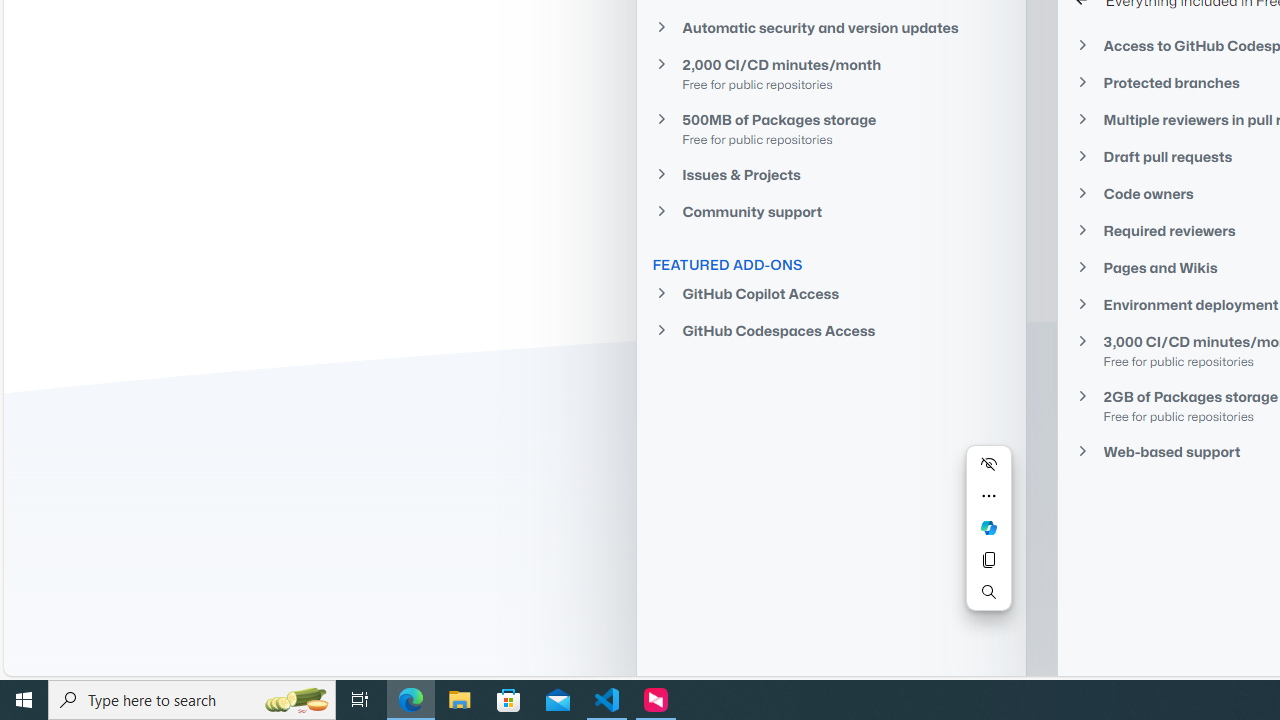 The height and width of the screenshot is (720, 1280). Describe the element at coordinates (830, 27) in the screenshot. I see `'Automatic security and version updates'` at that location.